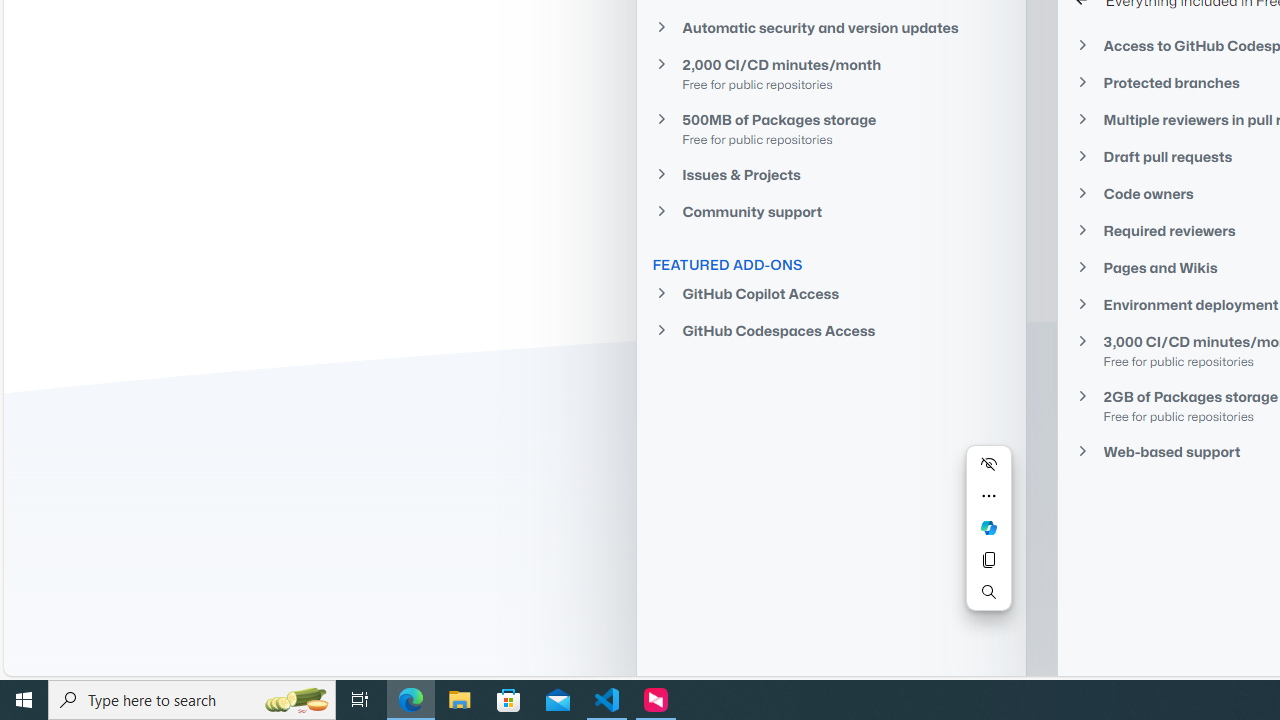 The height and width of the screenshot is (720, 1280). Describe the element at coordinates (830, 27) in the screenshot. I see `'Automatic security and version updates'` at that location.